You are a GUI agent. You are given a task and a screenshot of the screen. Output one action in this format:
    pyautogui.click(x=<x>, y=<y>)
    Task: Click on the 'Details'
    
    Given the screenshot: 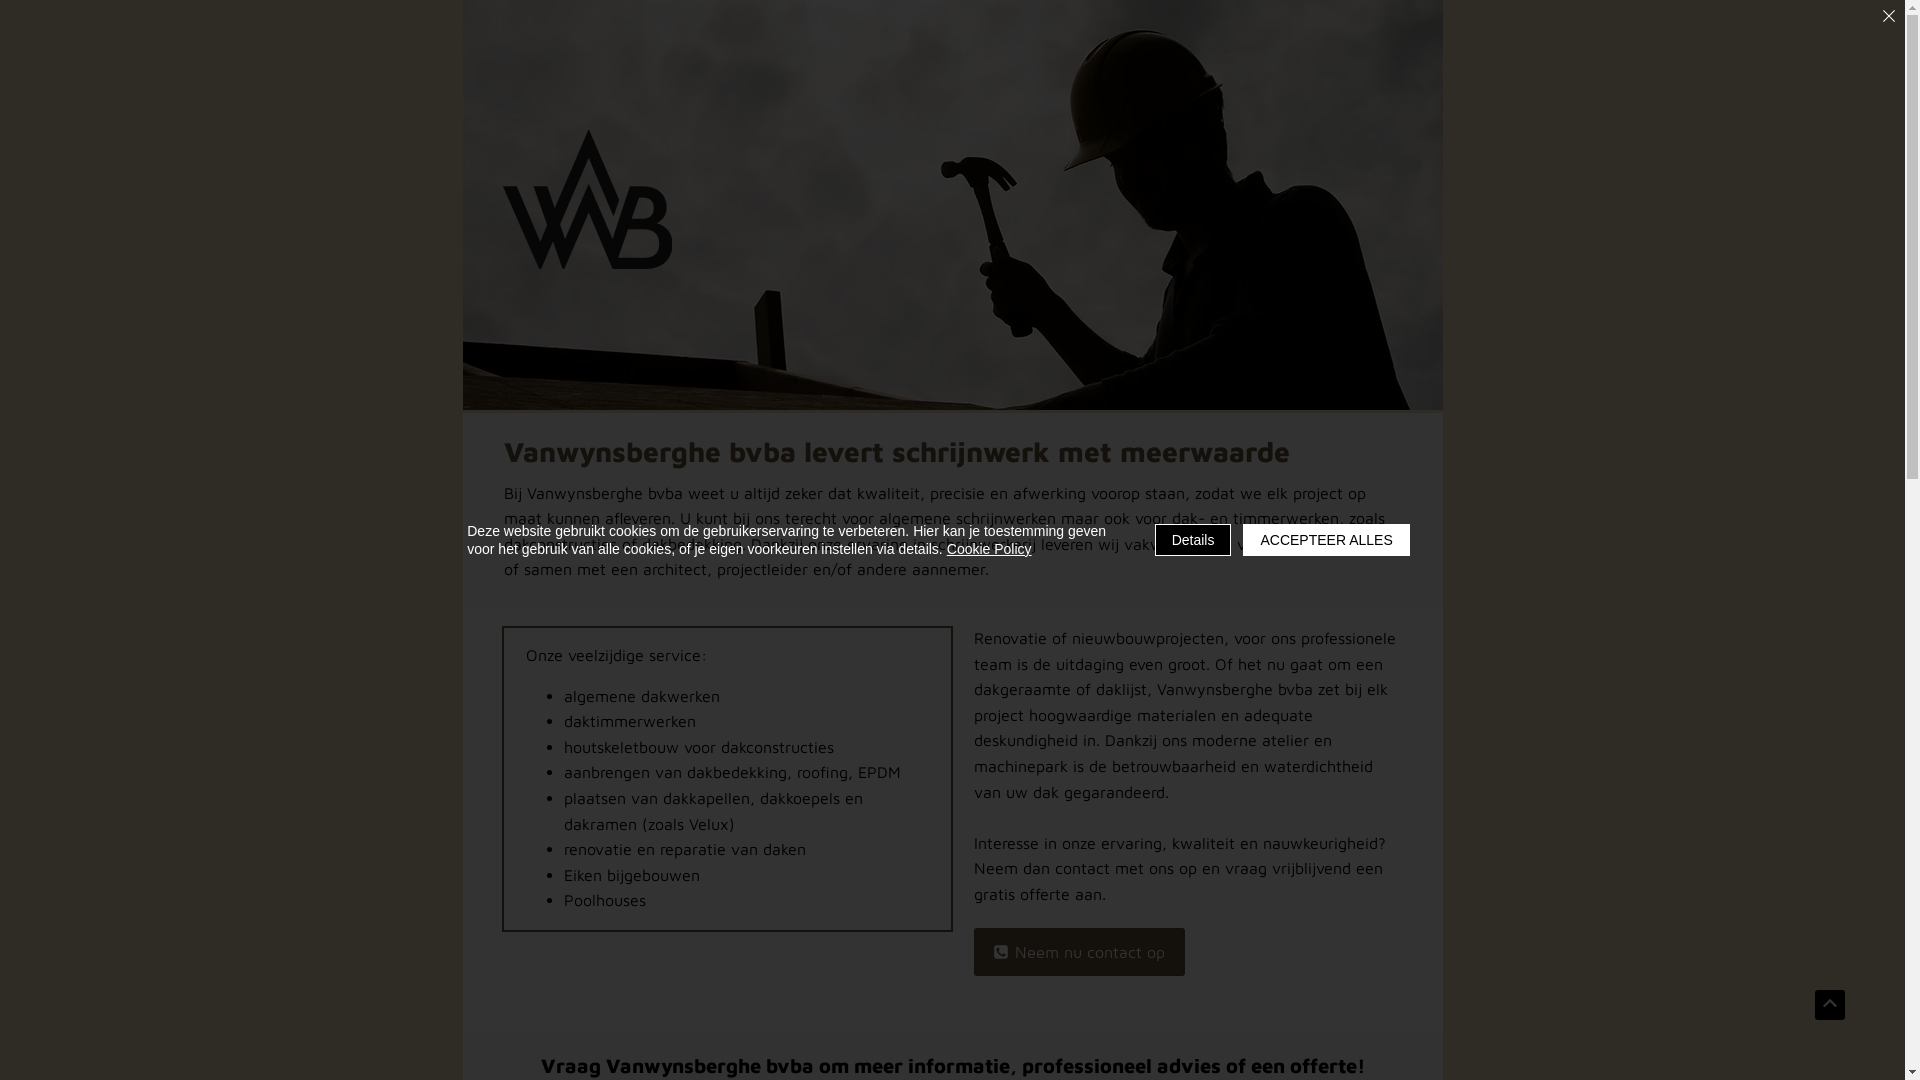 What is the action you would take?
    pyautogui.click(x=1193, y=540)
    